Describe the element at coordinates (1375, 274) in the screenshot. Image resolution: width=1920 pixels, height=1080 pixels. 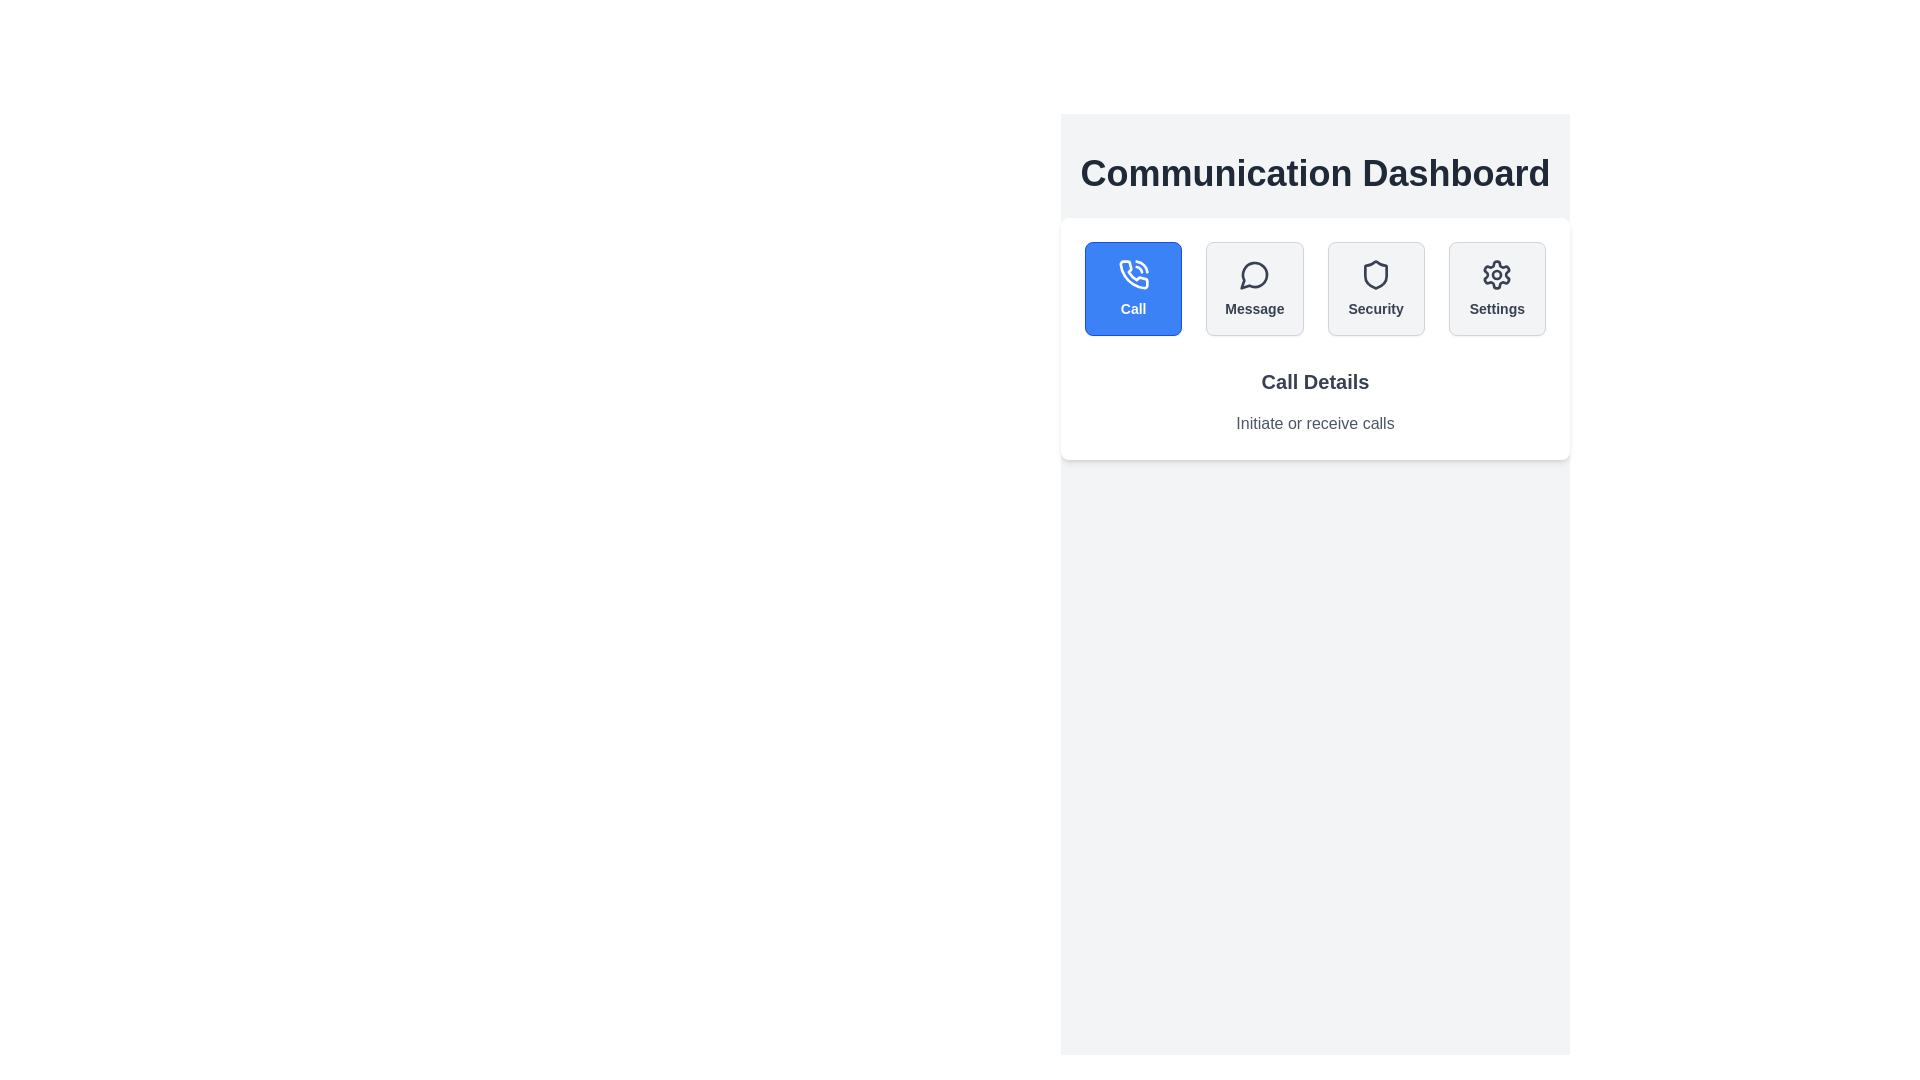
I see `the 'Security' icon, which is the third icon from the left in the horizontal group of four icons below the 'Communication Dashboard' heading` at that location.